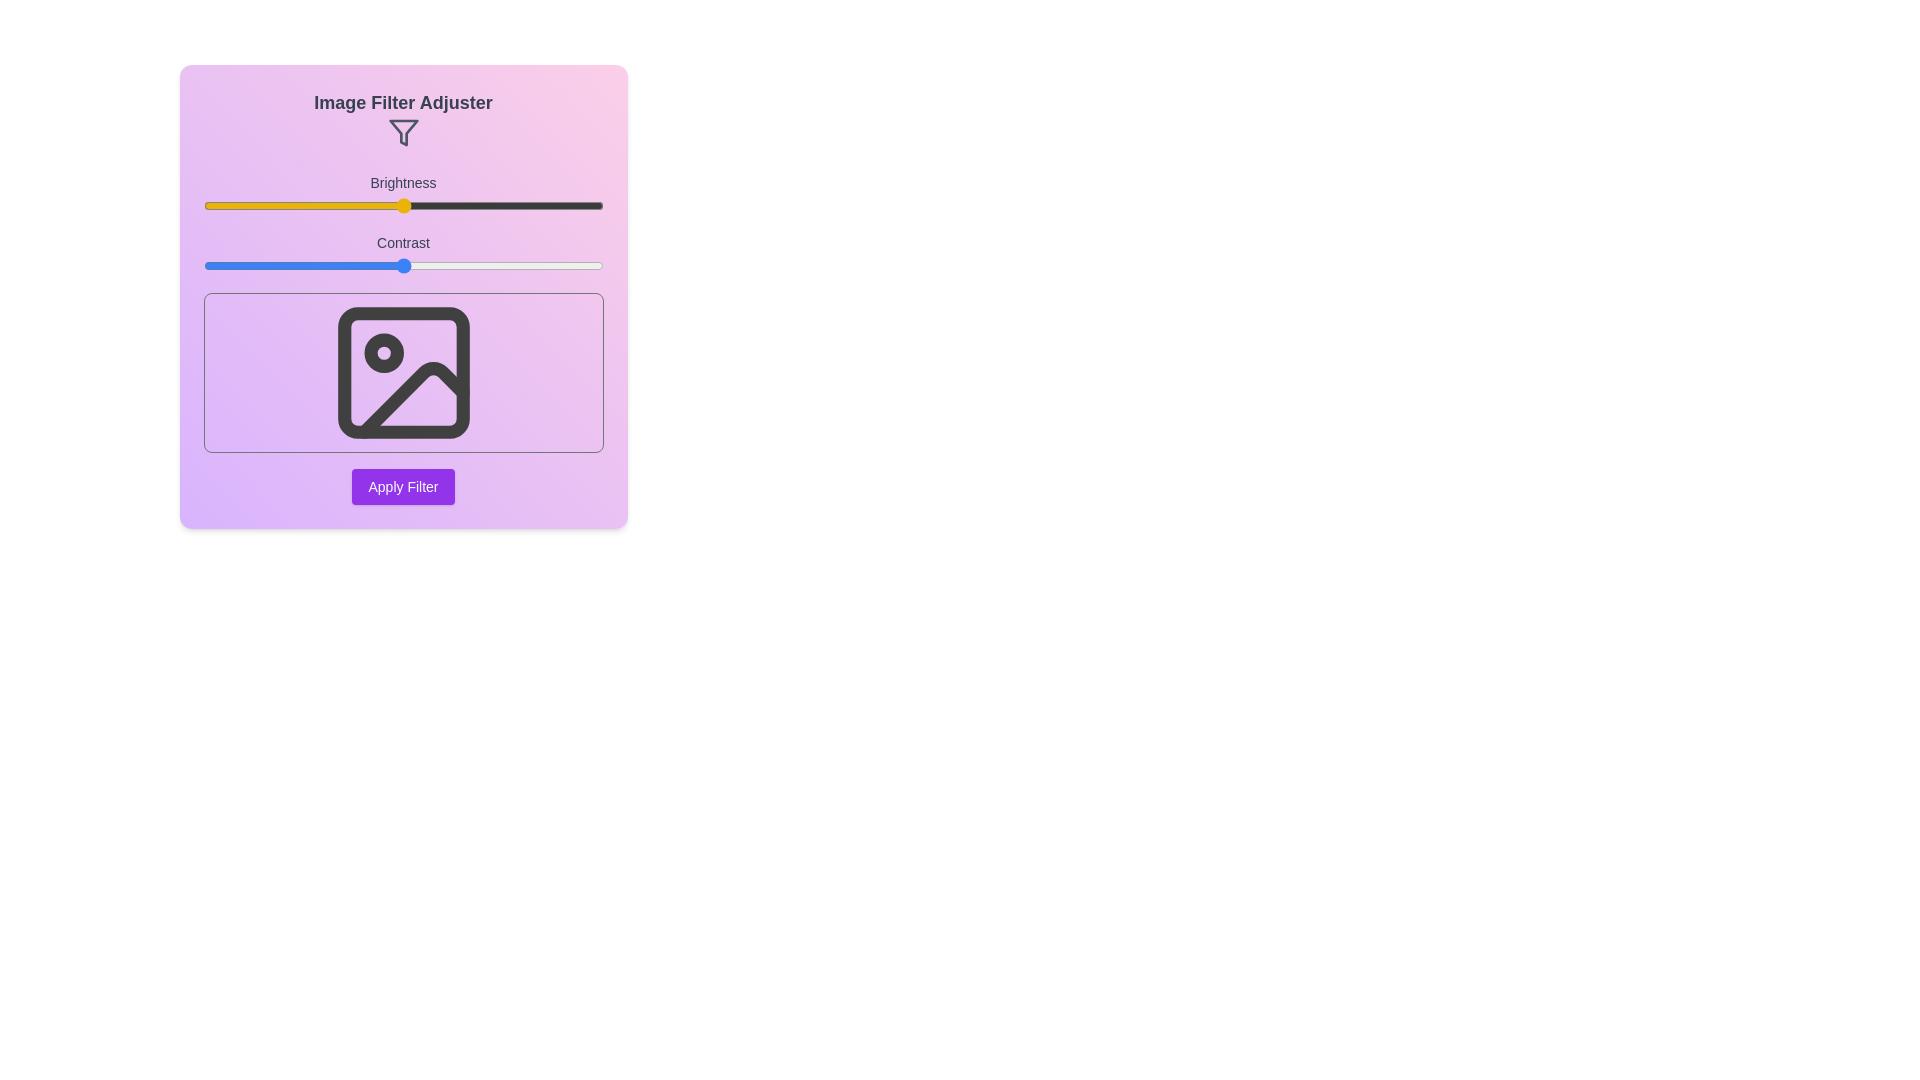 This screenshot has height=1080, width=1920. Describe the element at coordinates (531, 265) in the screenshot. I see `the contrast slider to 82%` at that location.